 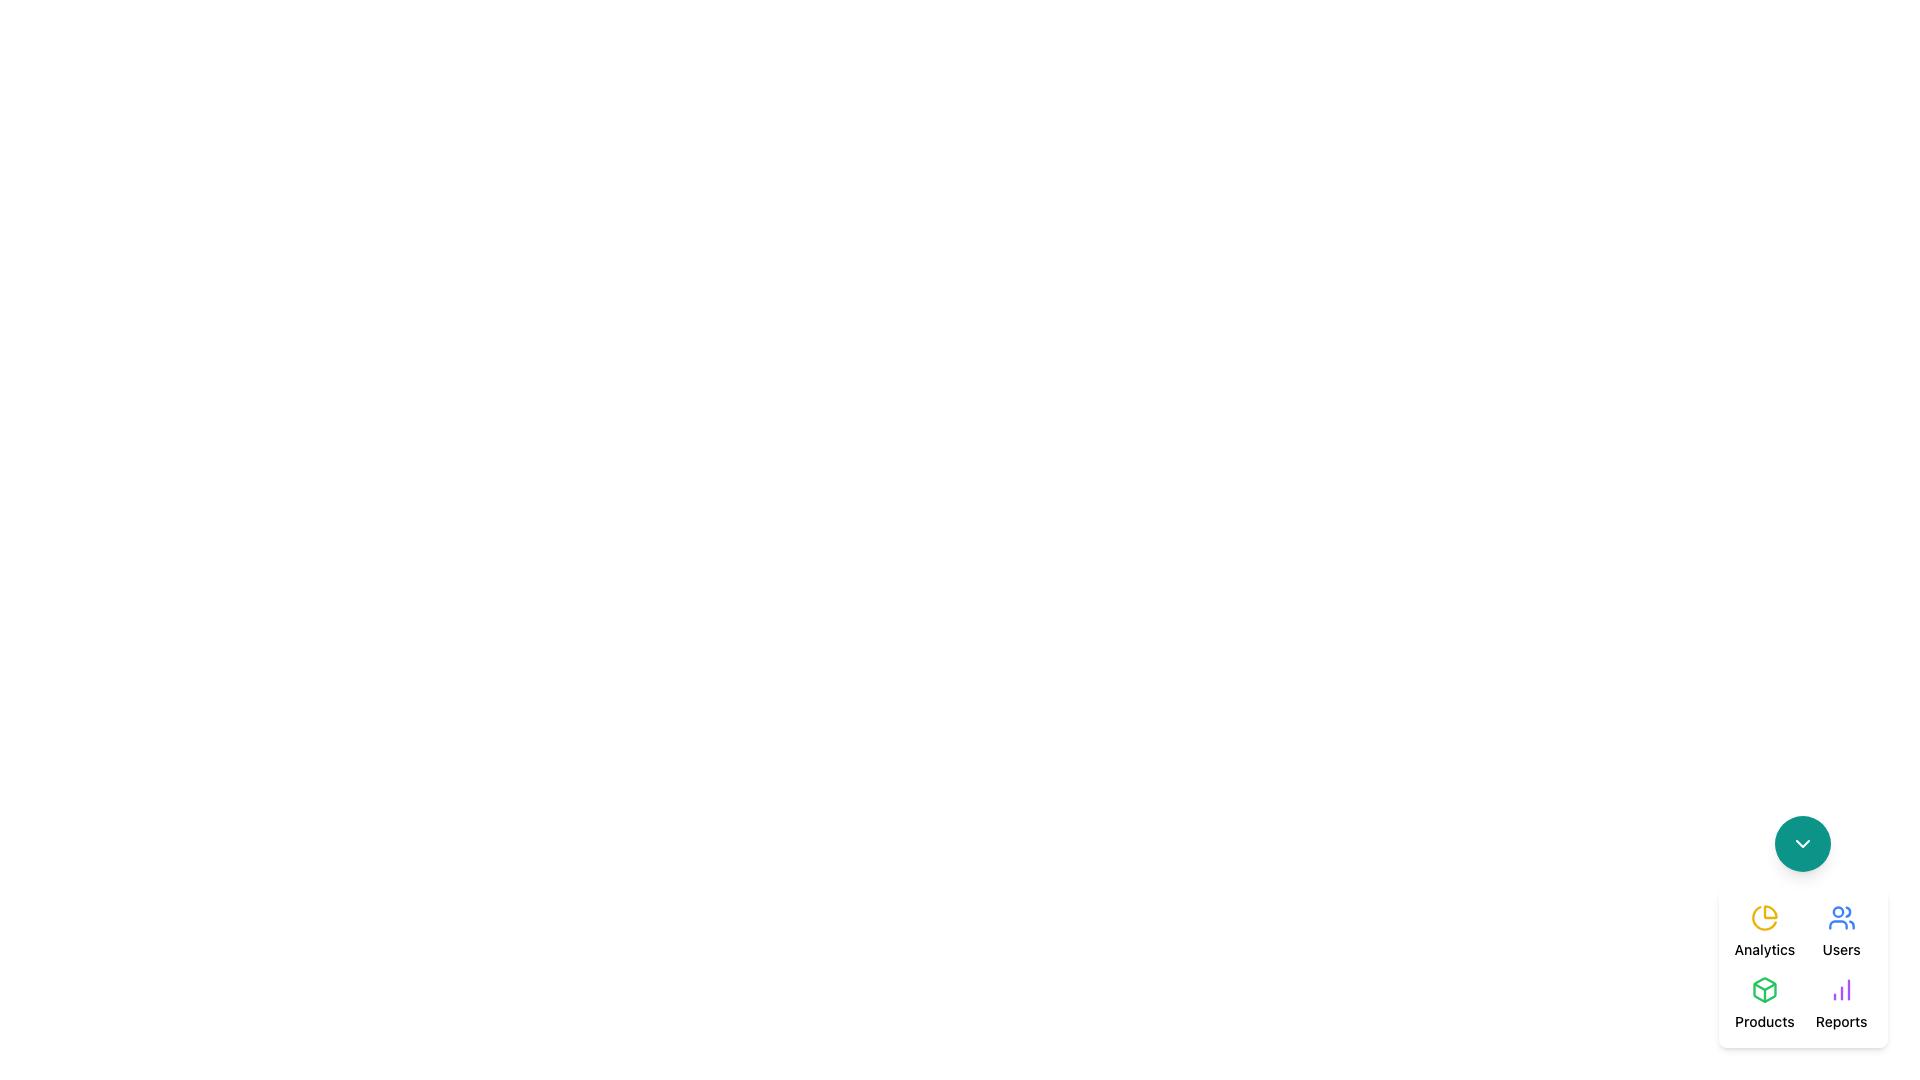 What do you see at coordinates (1840, 1022) in the screenshot?
I see `the 'Reports' text label located below the purple bar chart icon in the bottom-right corner of the interface` at bounding box center [1840, 1022].